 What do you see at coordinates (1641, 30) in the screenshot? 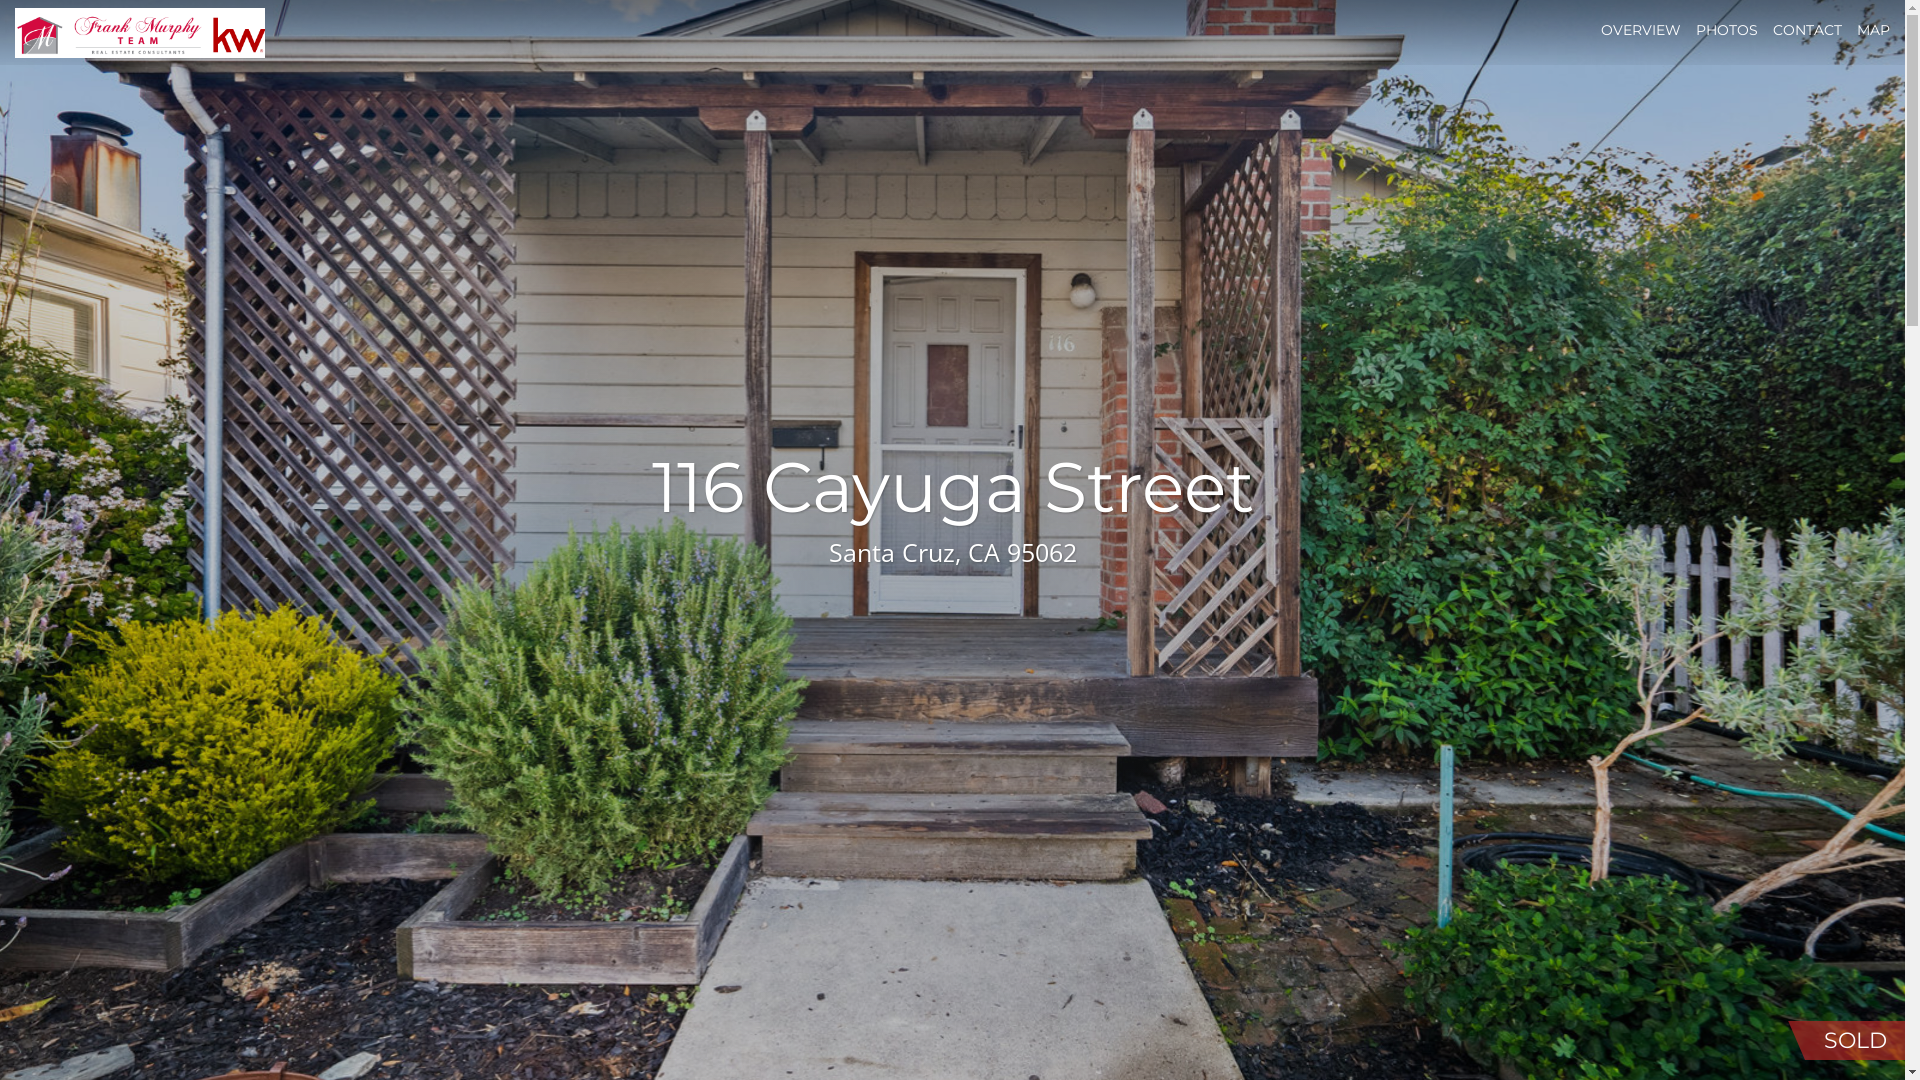
I see `'OVERVIEW'` at bounding box center [1641, 30].